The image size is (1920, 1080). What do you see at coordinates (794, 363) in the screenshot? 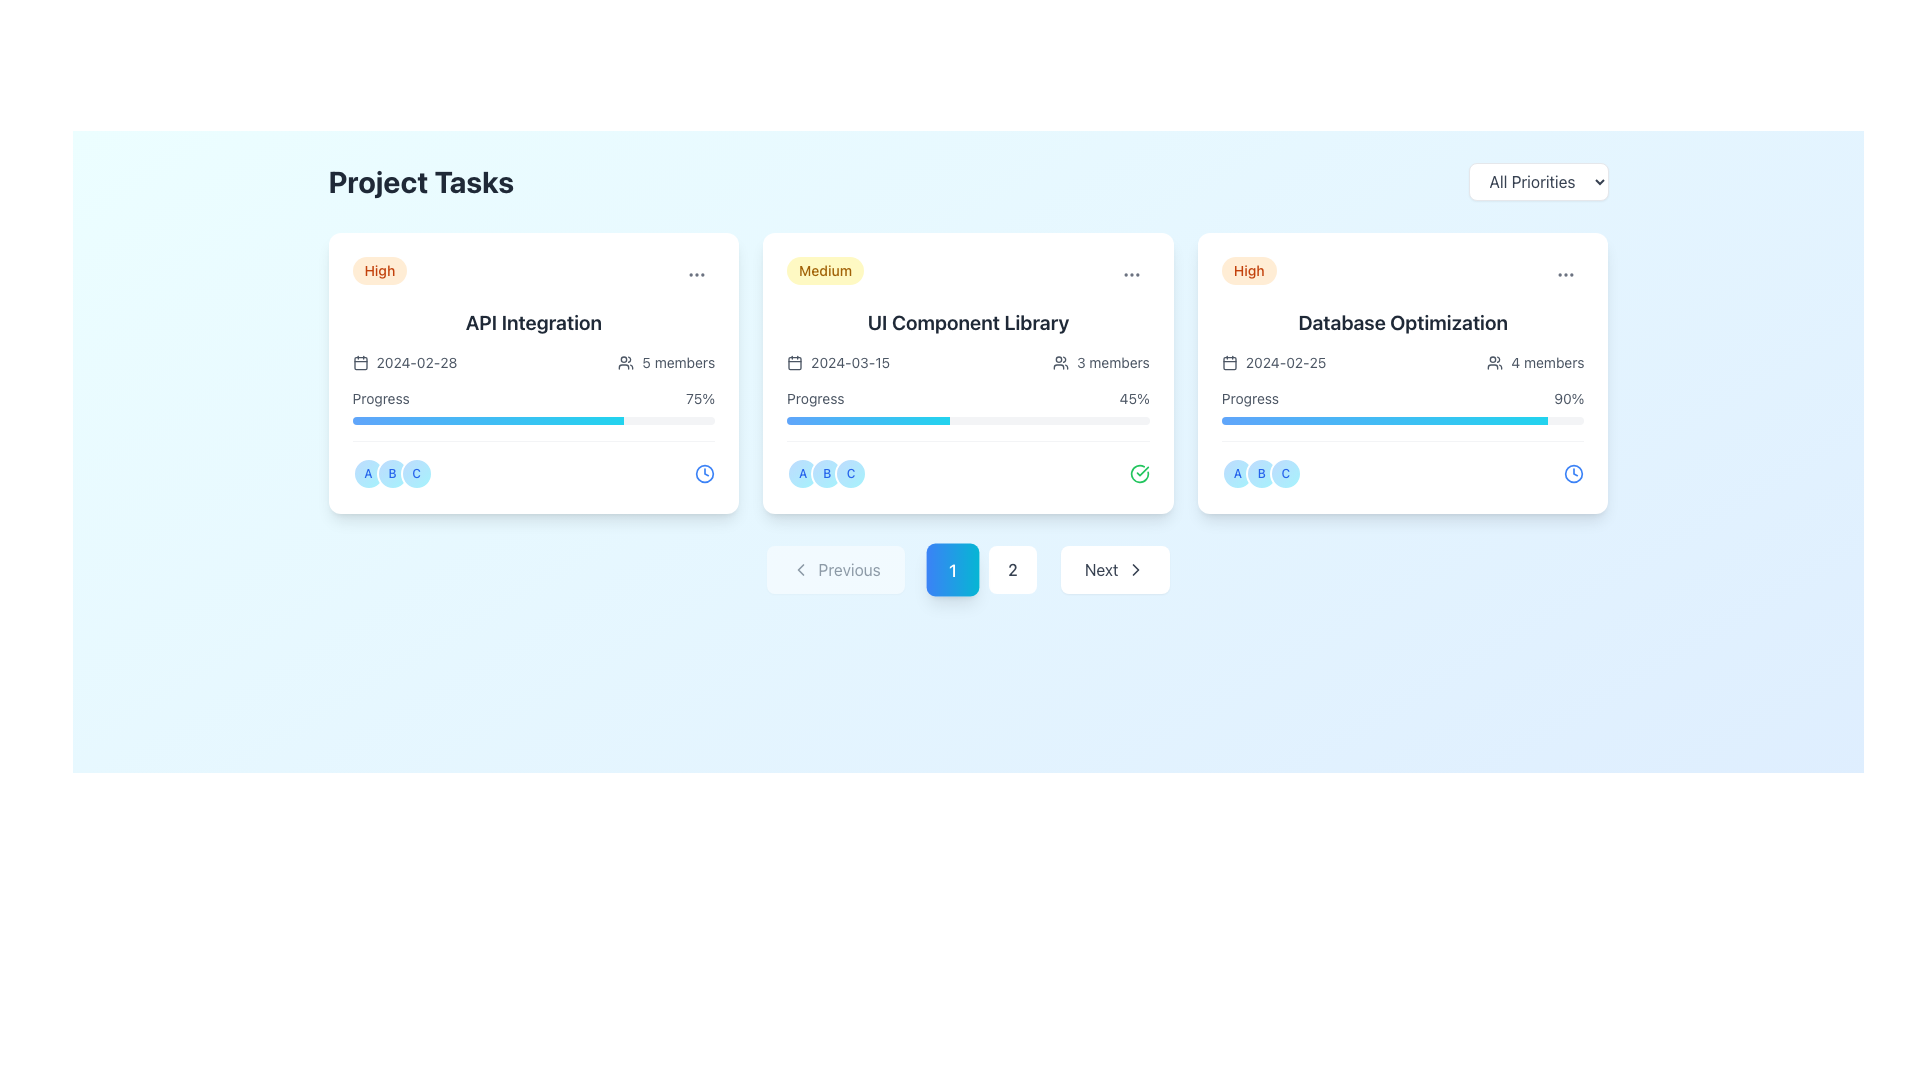
I see `the rectangle inside the calendar icon, which is located next to the date text '2024-03-15' under the 'UI Component Library' header` at bounding box center [794, 363].